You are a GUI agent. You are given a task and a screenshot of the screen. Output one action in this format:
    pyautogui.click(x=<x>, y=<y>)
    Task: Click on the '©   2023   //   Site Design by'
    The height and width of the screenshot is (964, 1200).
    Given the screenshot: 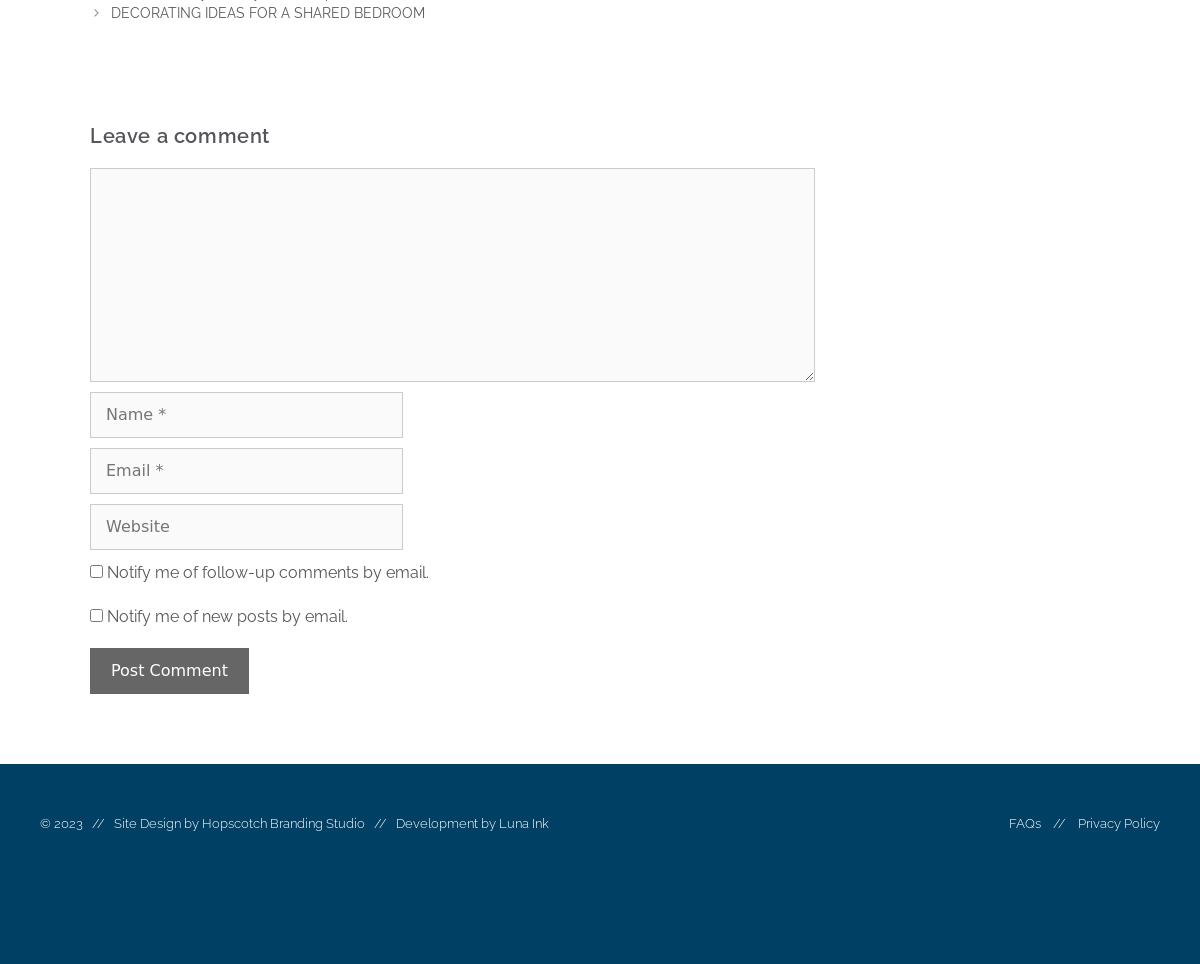 What is the action you would take?
    pyautogui.click(x=120, y=822)
    